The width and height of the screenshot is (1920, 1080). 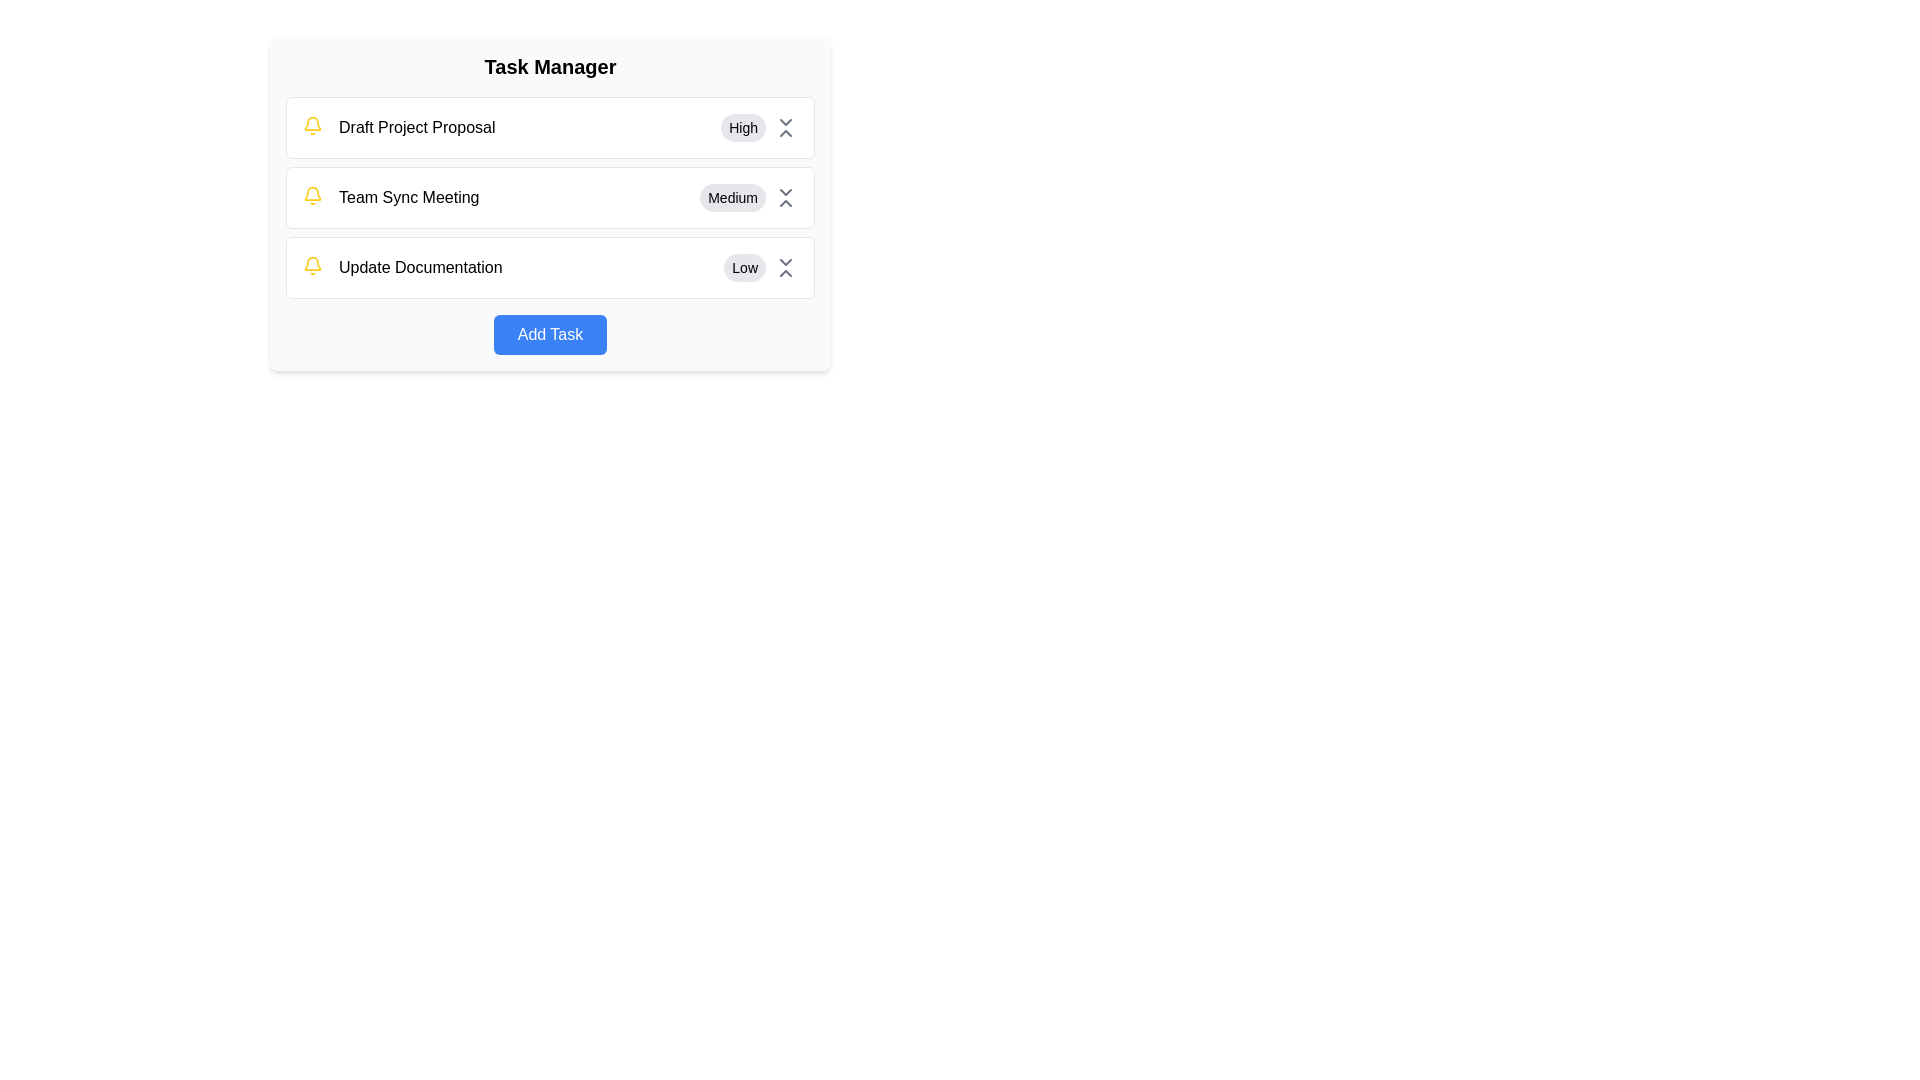 I want to click on the non-interactive text label displaying 'Update Documentation', which is the third task in the task list, so click(x=419, y=266).